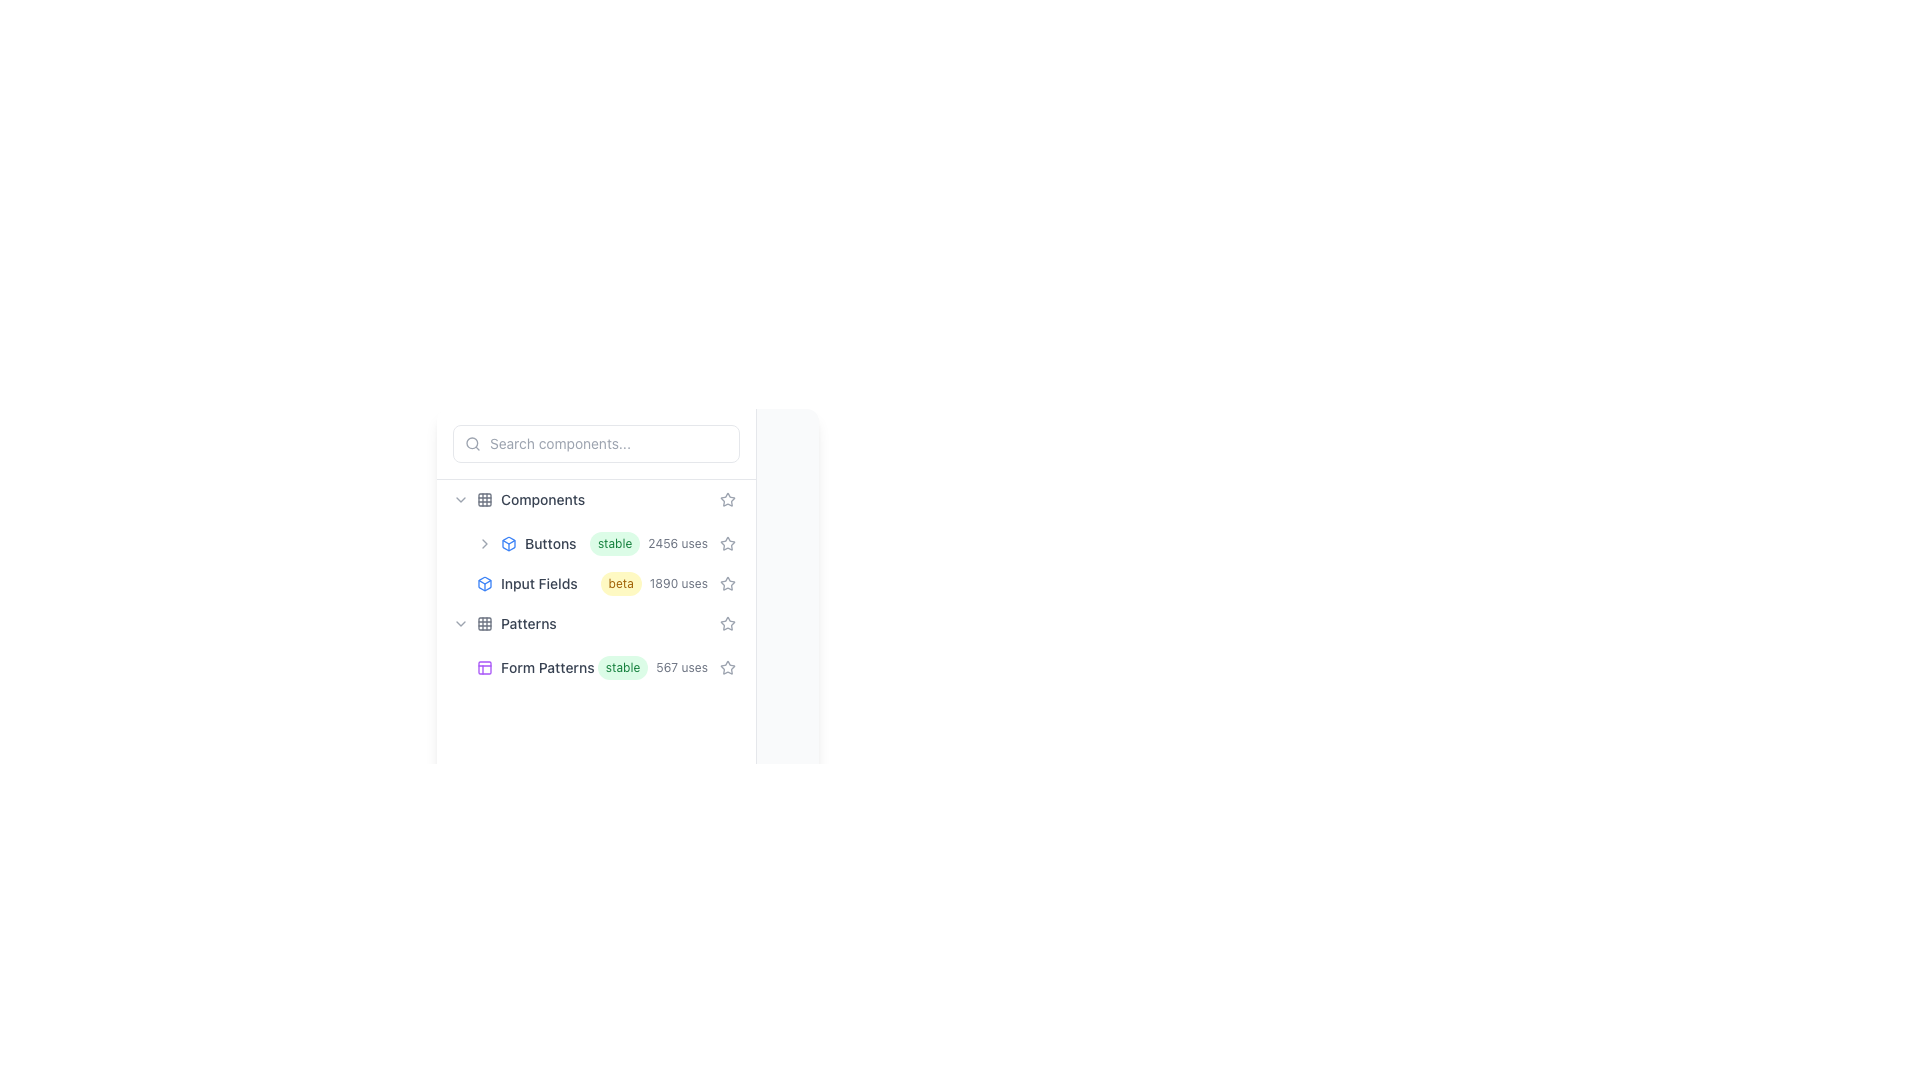  What do you see at coordinates (607, 667) in the screenshot?
I see `the 'Form Patterns' navigation item in the left sidebar under the 'Patterns' section` at bounding box center [607, 667].